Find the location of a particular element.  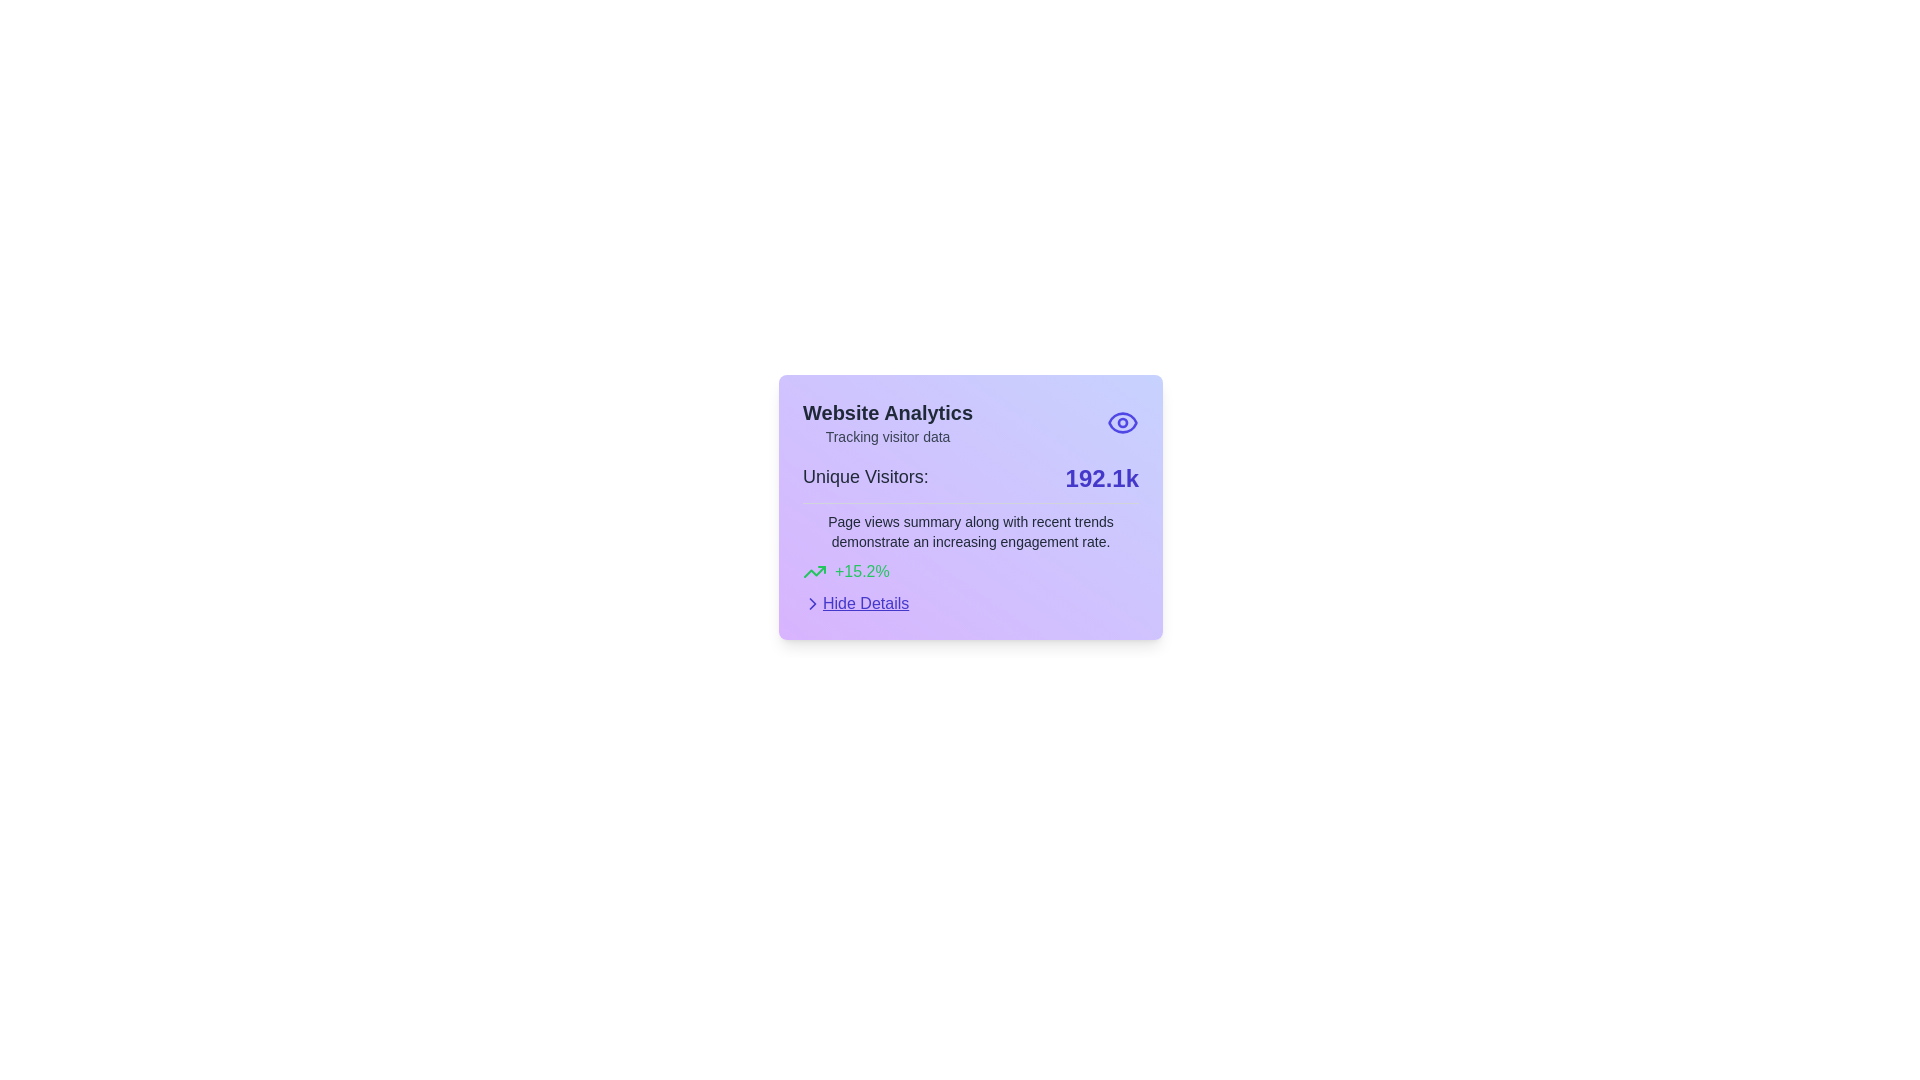

the static text displaying 'Page views summary along with recent trends demonstrate an increasing engagement rate.' which is located between the title 'Unique Visitors: 192.1k' and the percentage '+15.2%' with a green arrow icon next to it is located at coordinates (970, 531).